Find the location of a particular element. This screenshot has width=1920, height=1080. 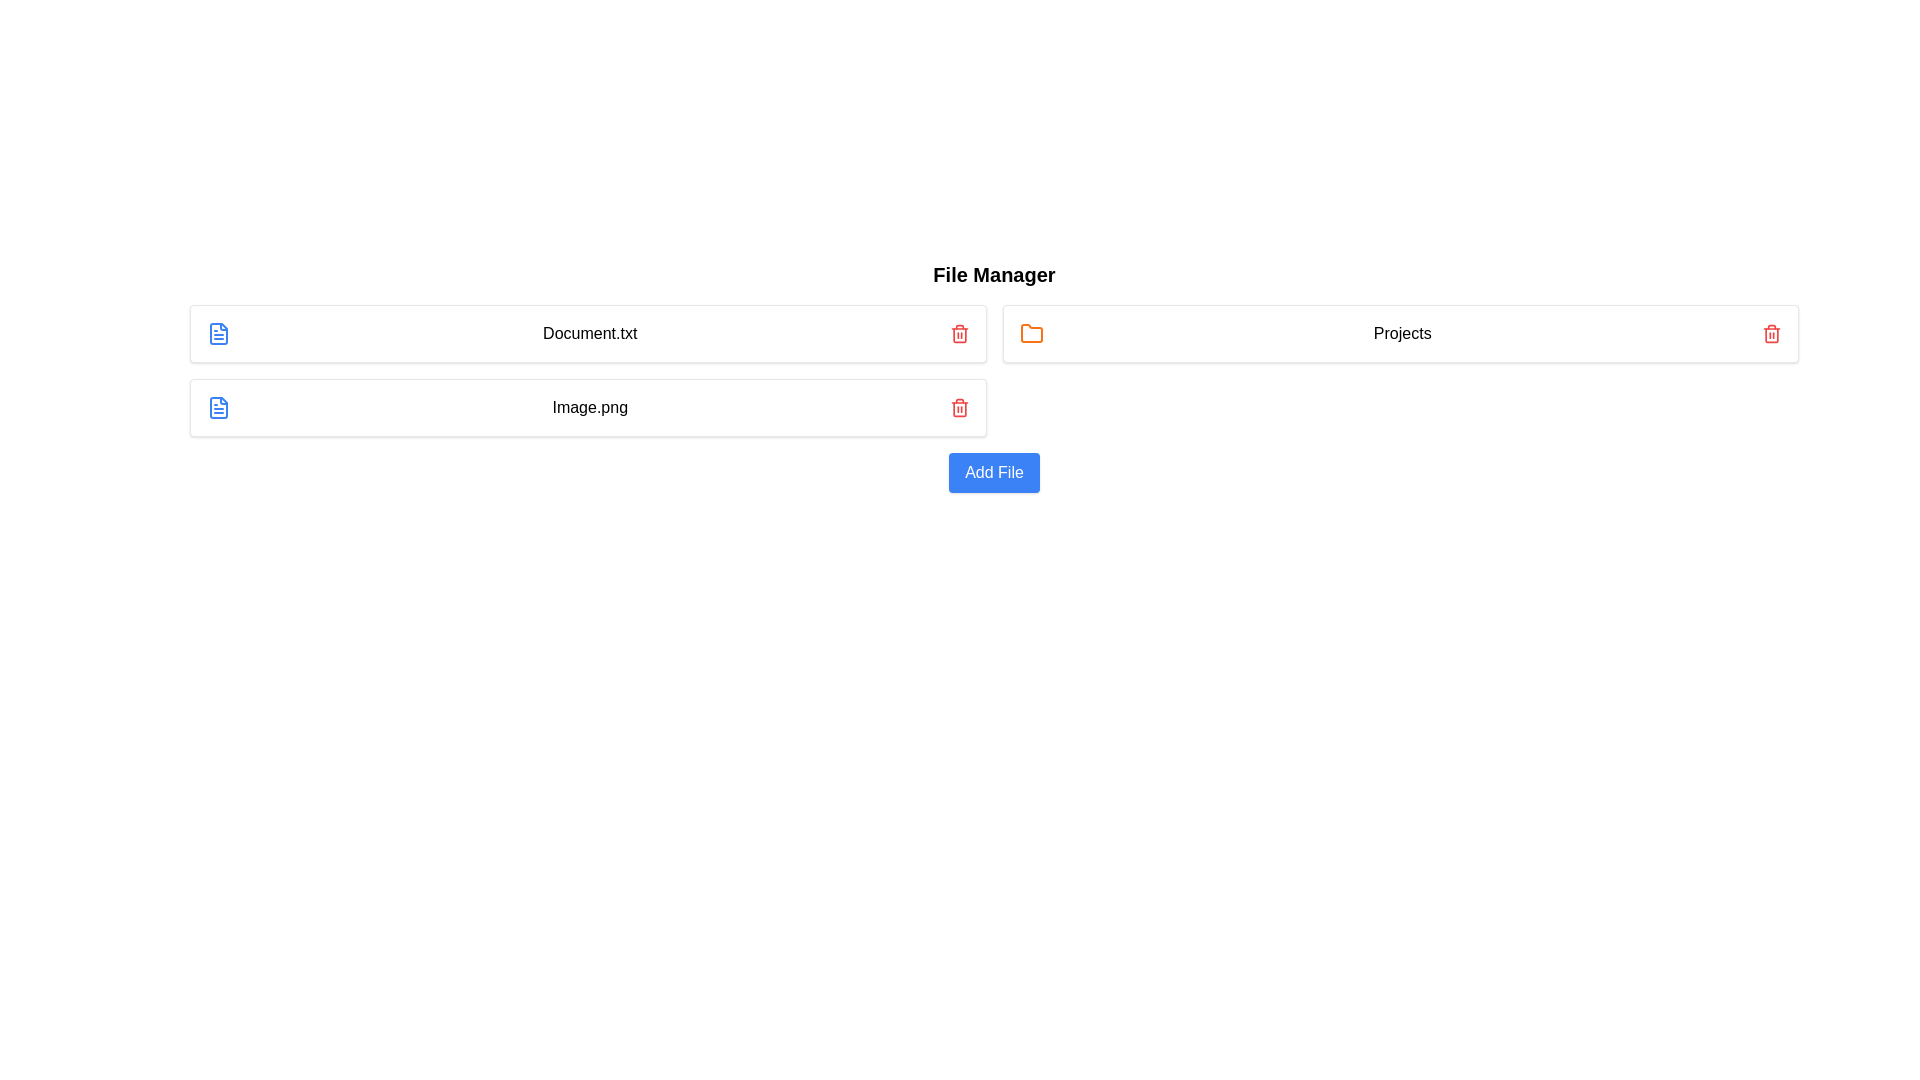

the transparent rounded rectangle Icon component part representing a trash bin, located to the right side of a file item in the file manager table is located at coordinates (958, 408).